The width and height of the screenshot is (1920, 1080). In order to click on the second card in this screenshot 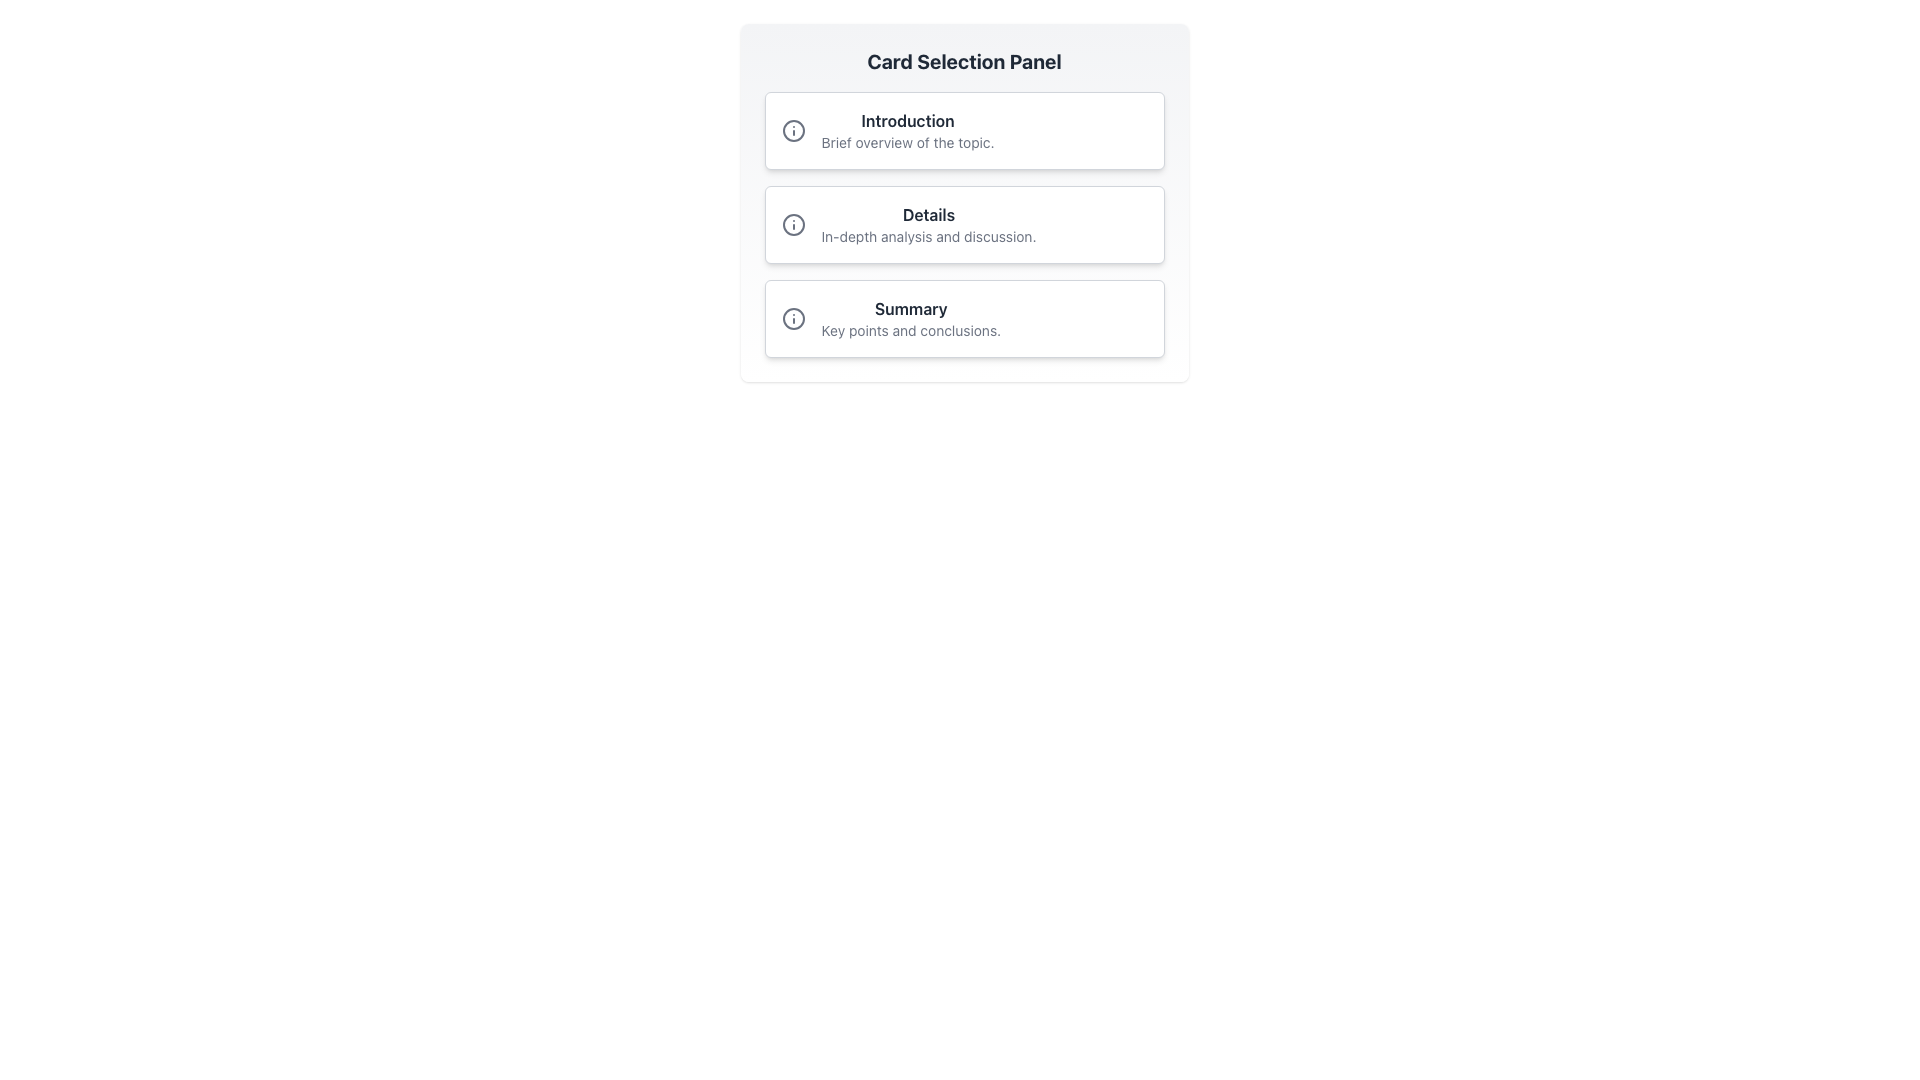, I will do `click(964, 224)`.